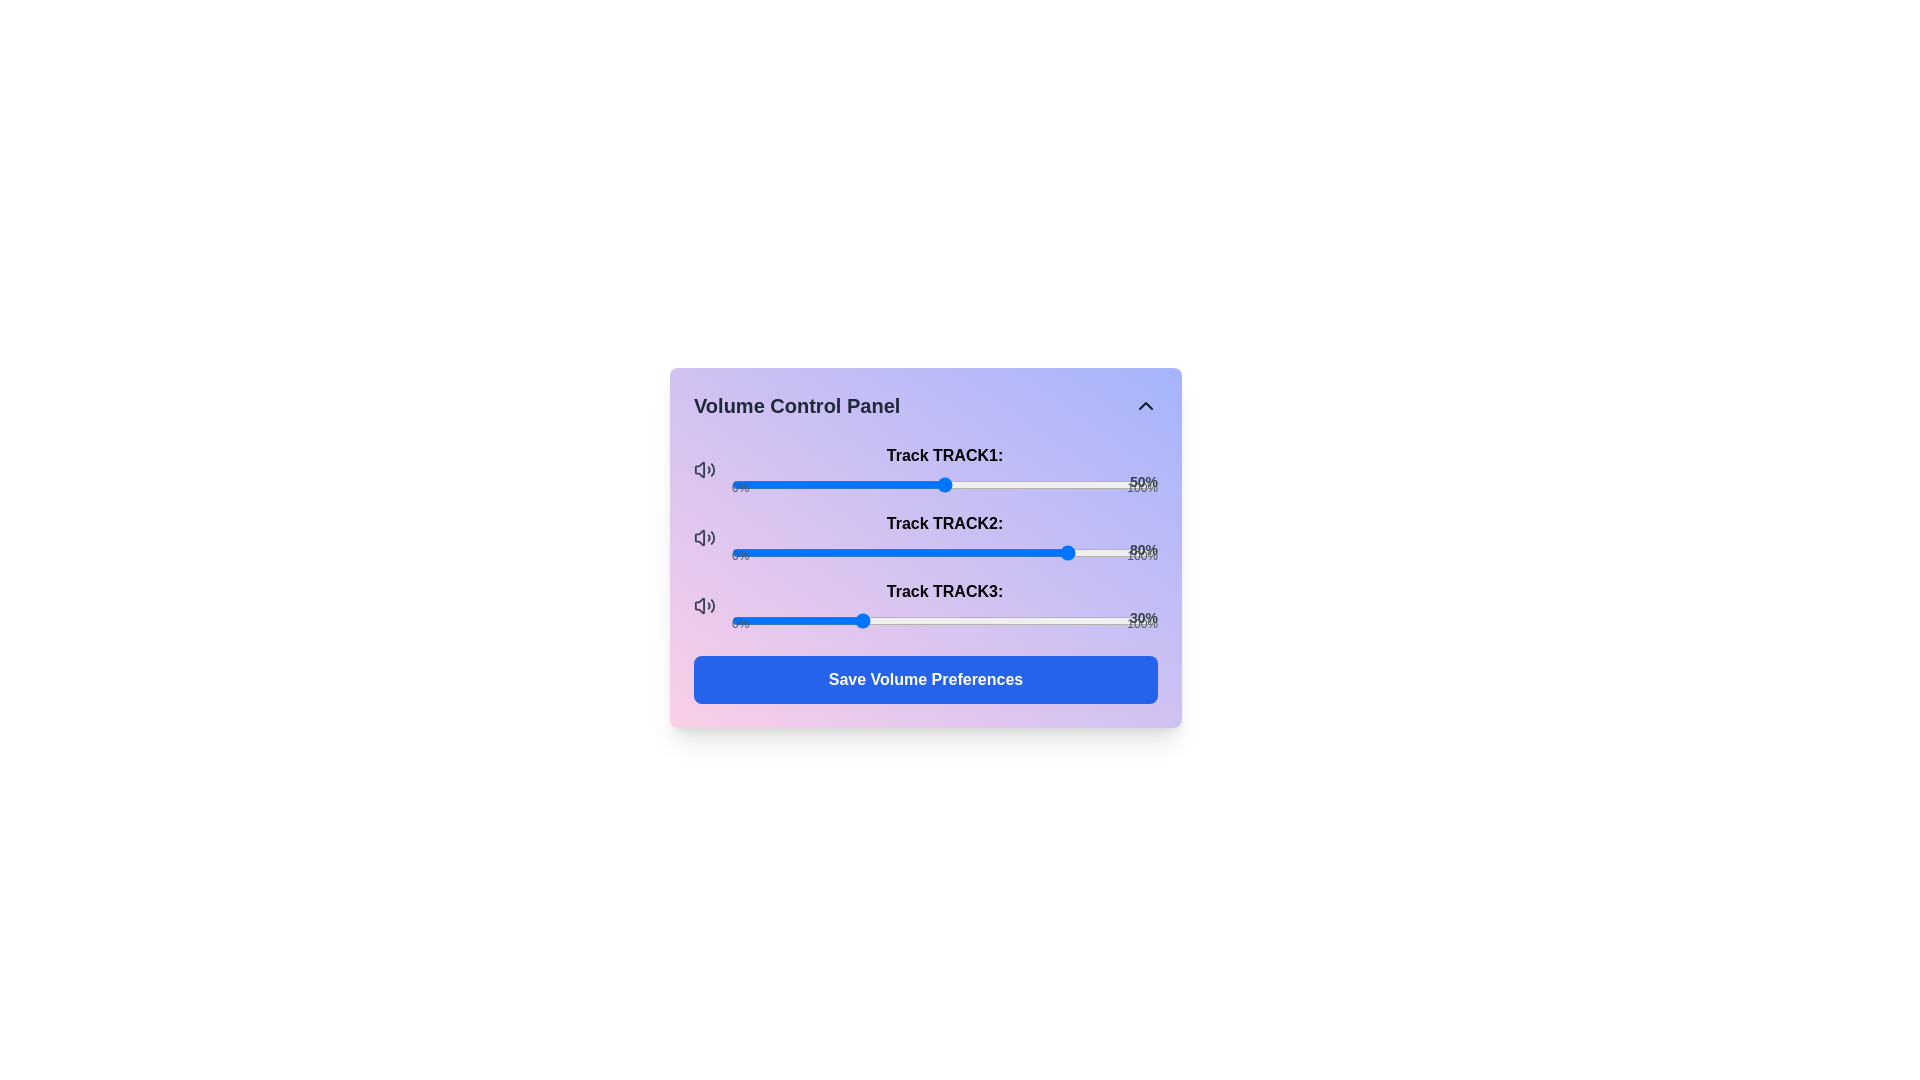 The image size is (1920, 1080). Describe the element at coordinates (905, 485) in the screenshot. I see `the volume` at that location.